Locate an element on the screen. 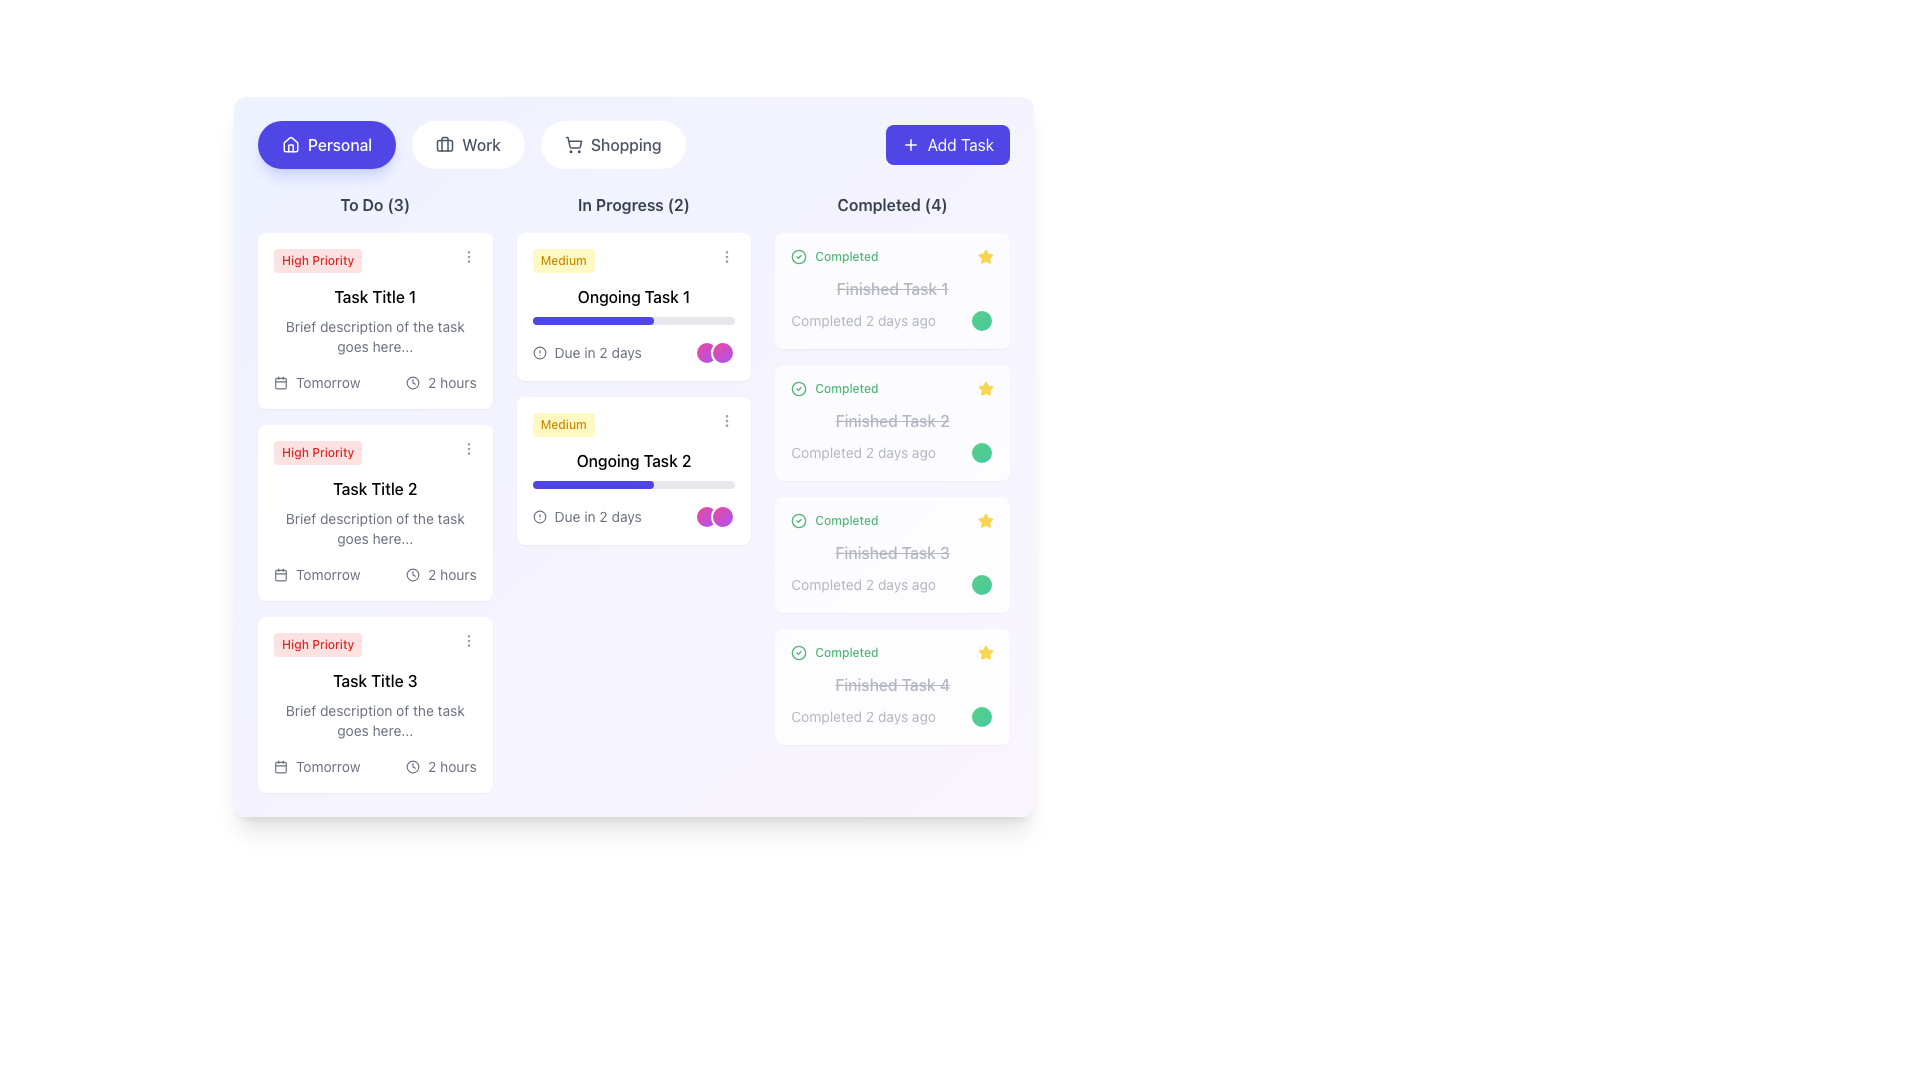  the star-shaped icon with a yellow fill and black borders located in the 'Completed' section next to the task 'Finished Task 1' to mark or unmark it as favorite is located at coordinates (985, 256).